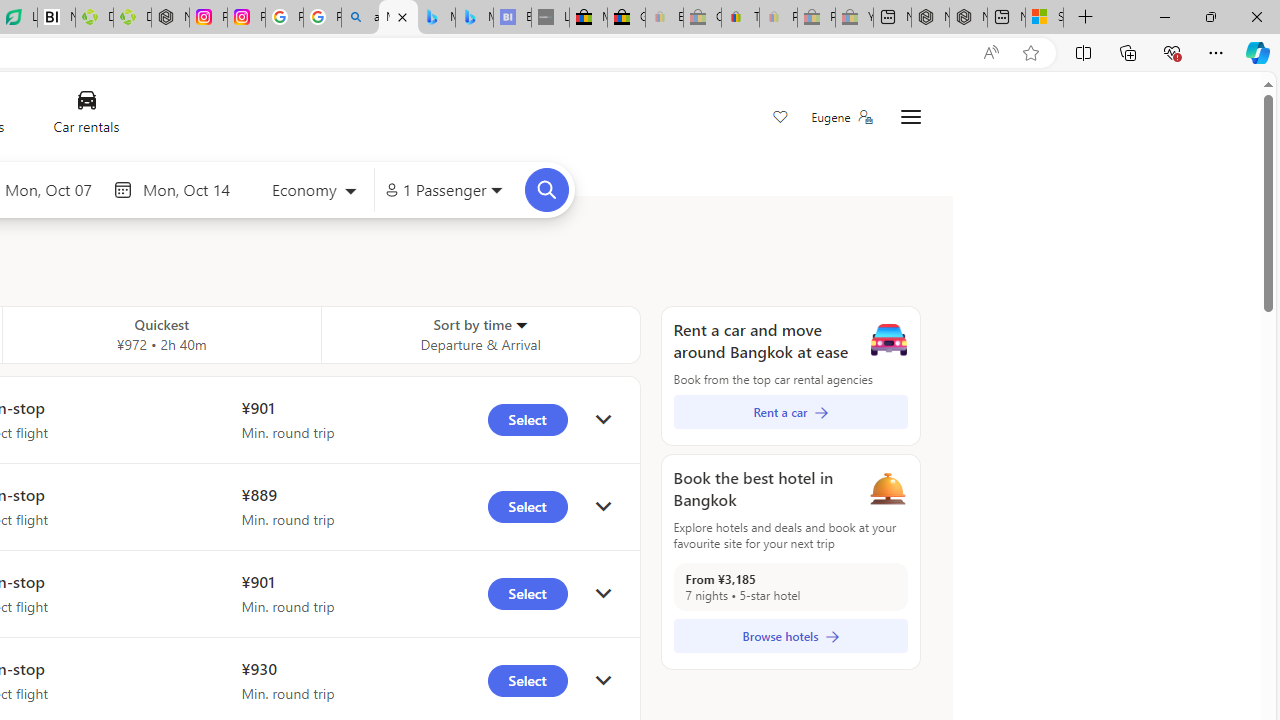  I want to click on 'Yard, Garden & Outdoor Living - Sleeping', so click(854, 17).